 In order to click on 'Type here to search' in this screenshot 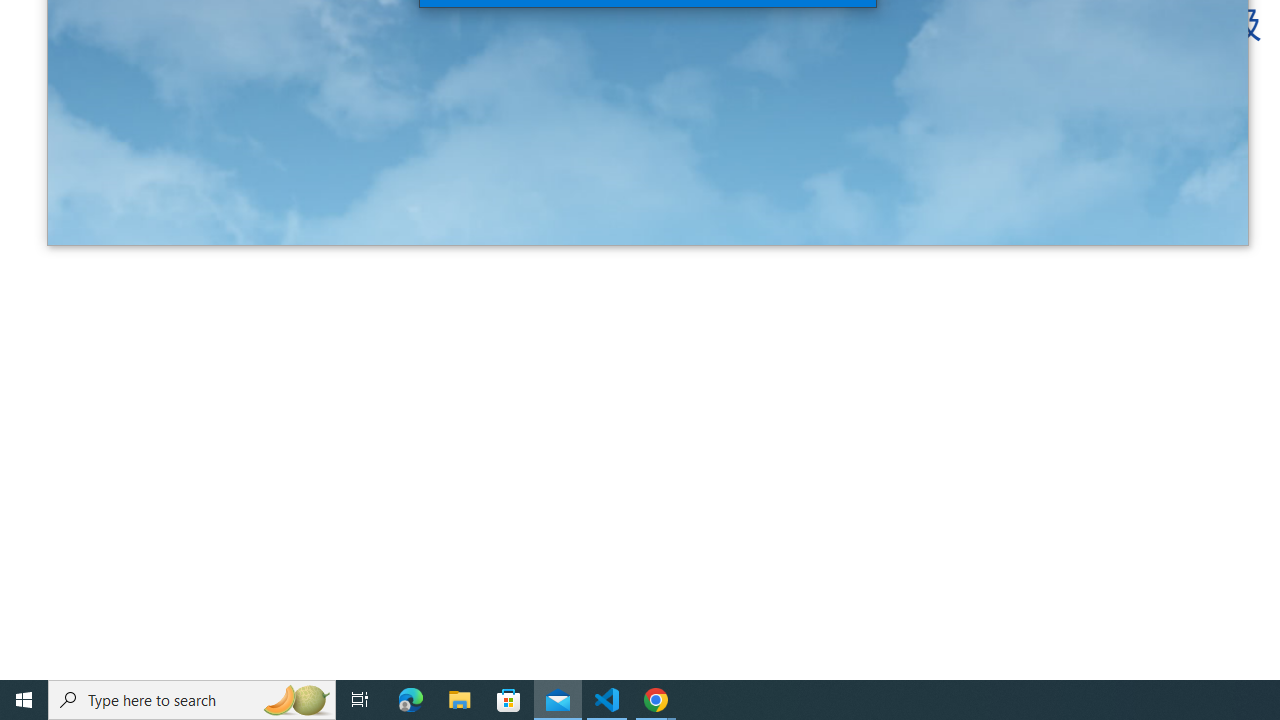, I will do `click(192, 698)`.